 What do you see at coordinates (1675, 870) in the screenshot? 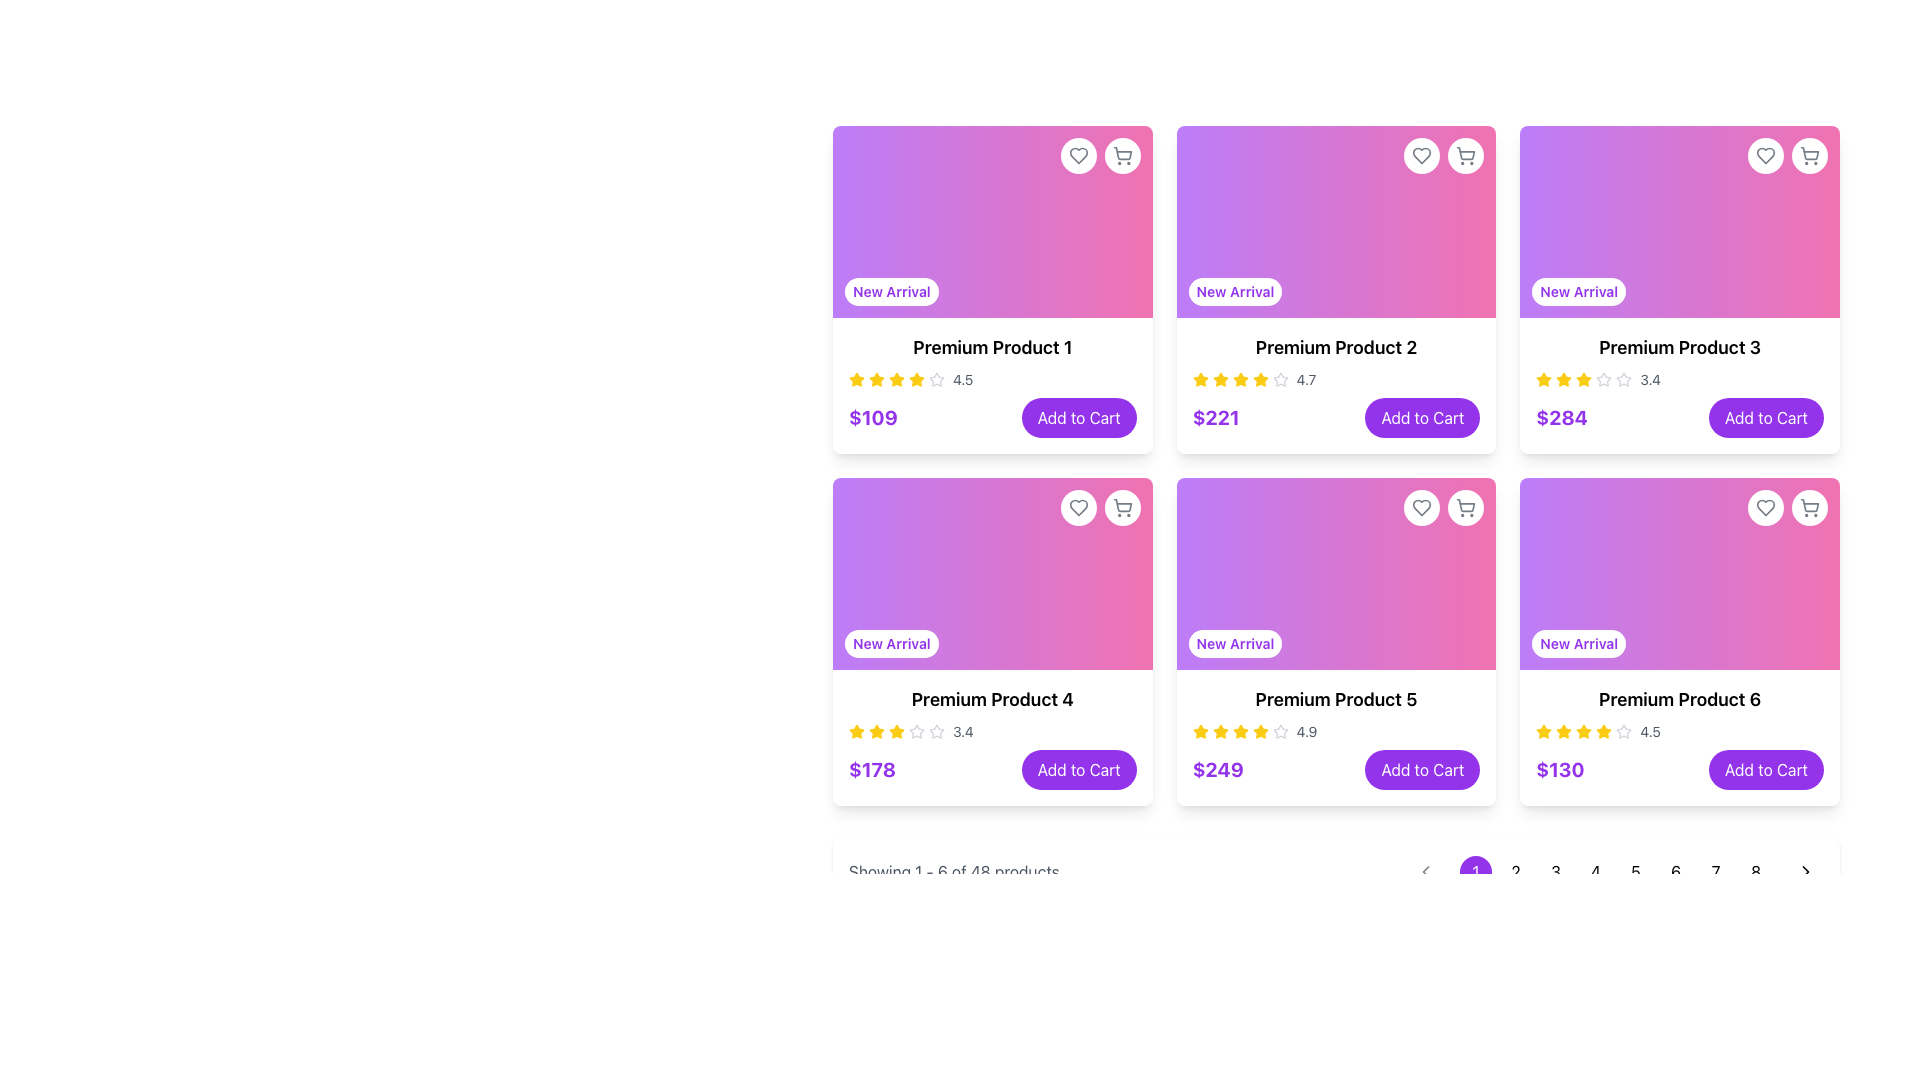
I see `the circular pagination button labeled '6' at the bottom center of the interface` at bounding box center [1675, 870].